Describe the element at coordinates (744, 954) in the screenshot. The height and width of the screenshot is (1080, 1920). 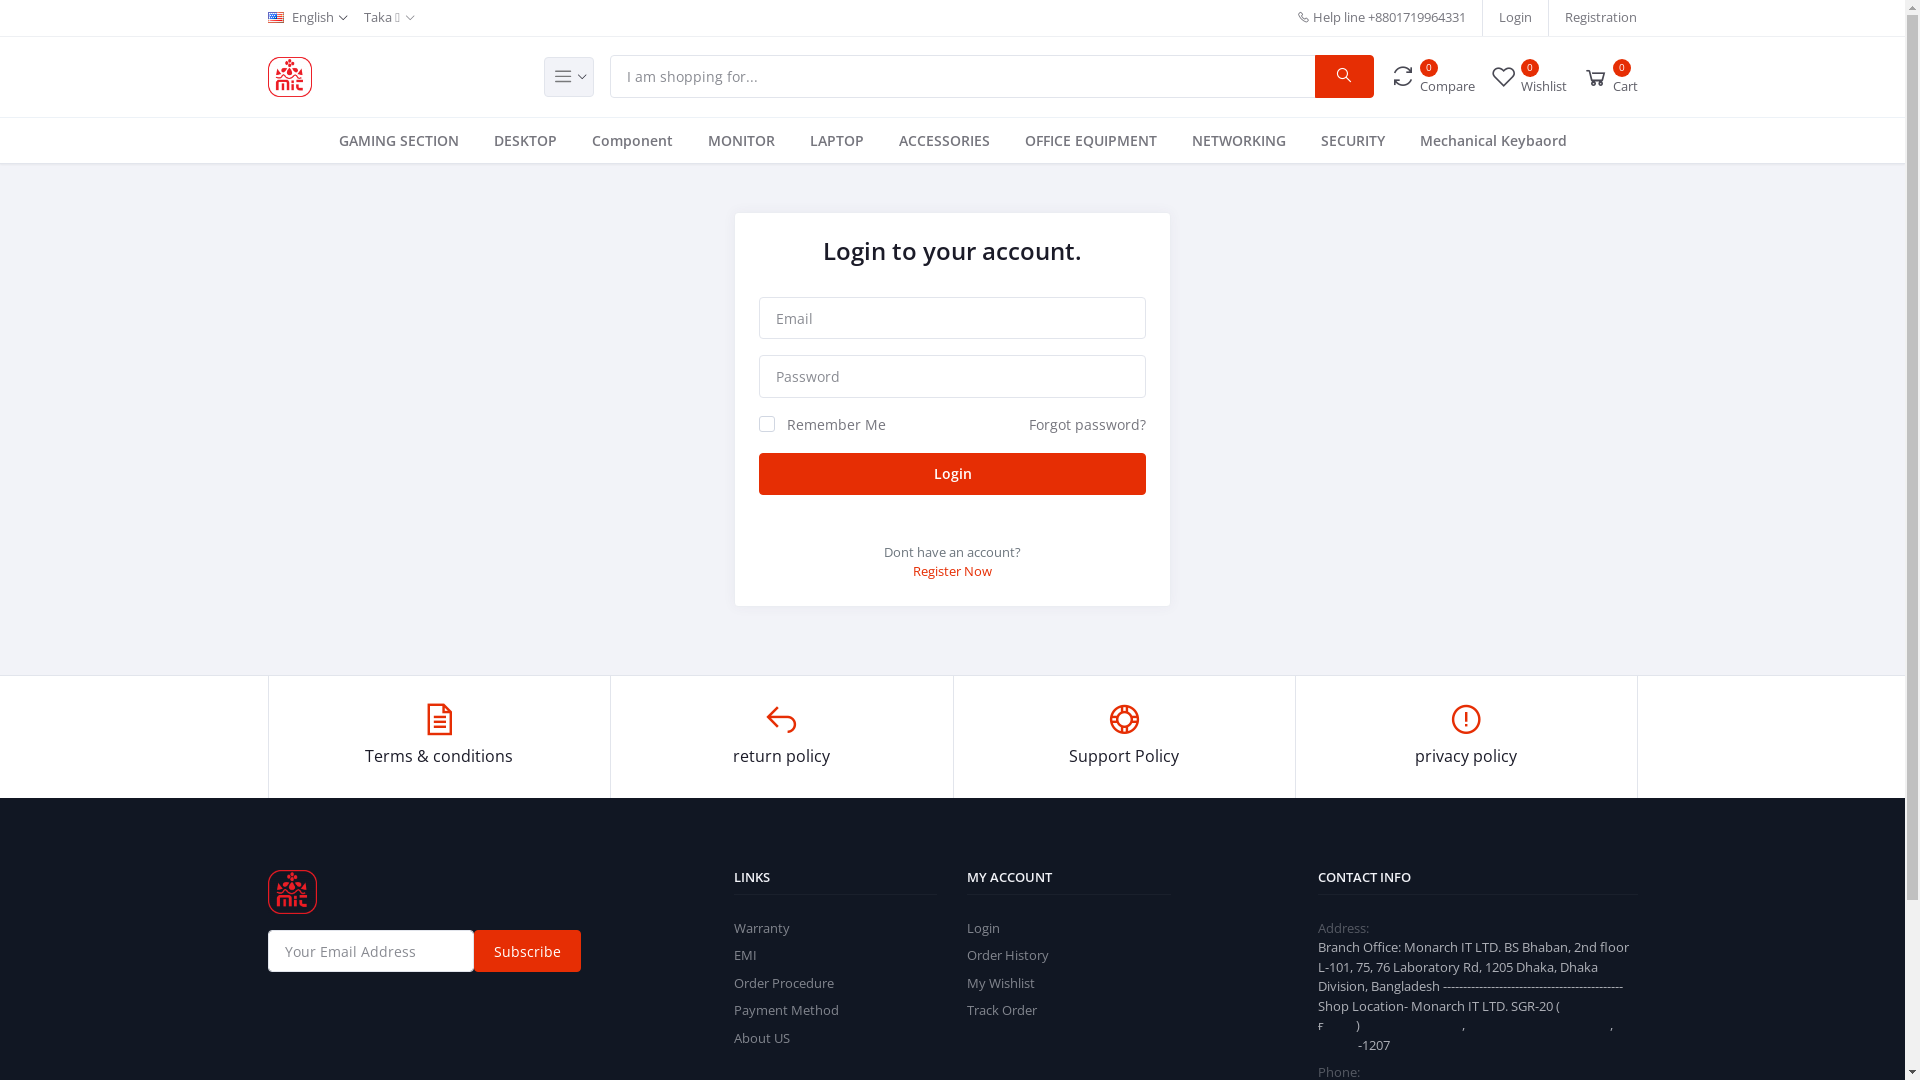
I see `'EMI'` at that location.